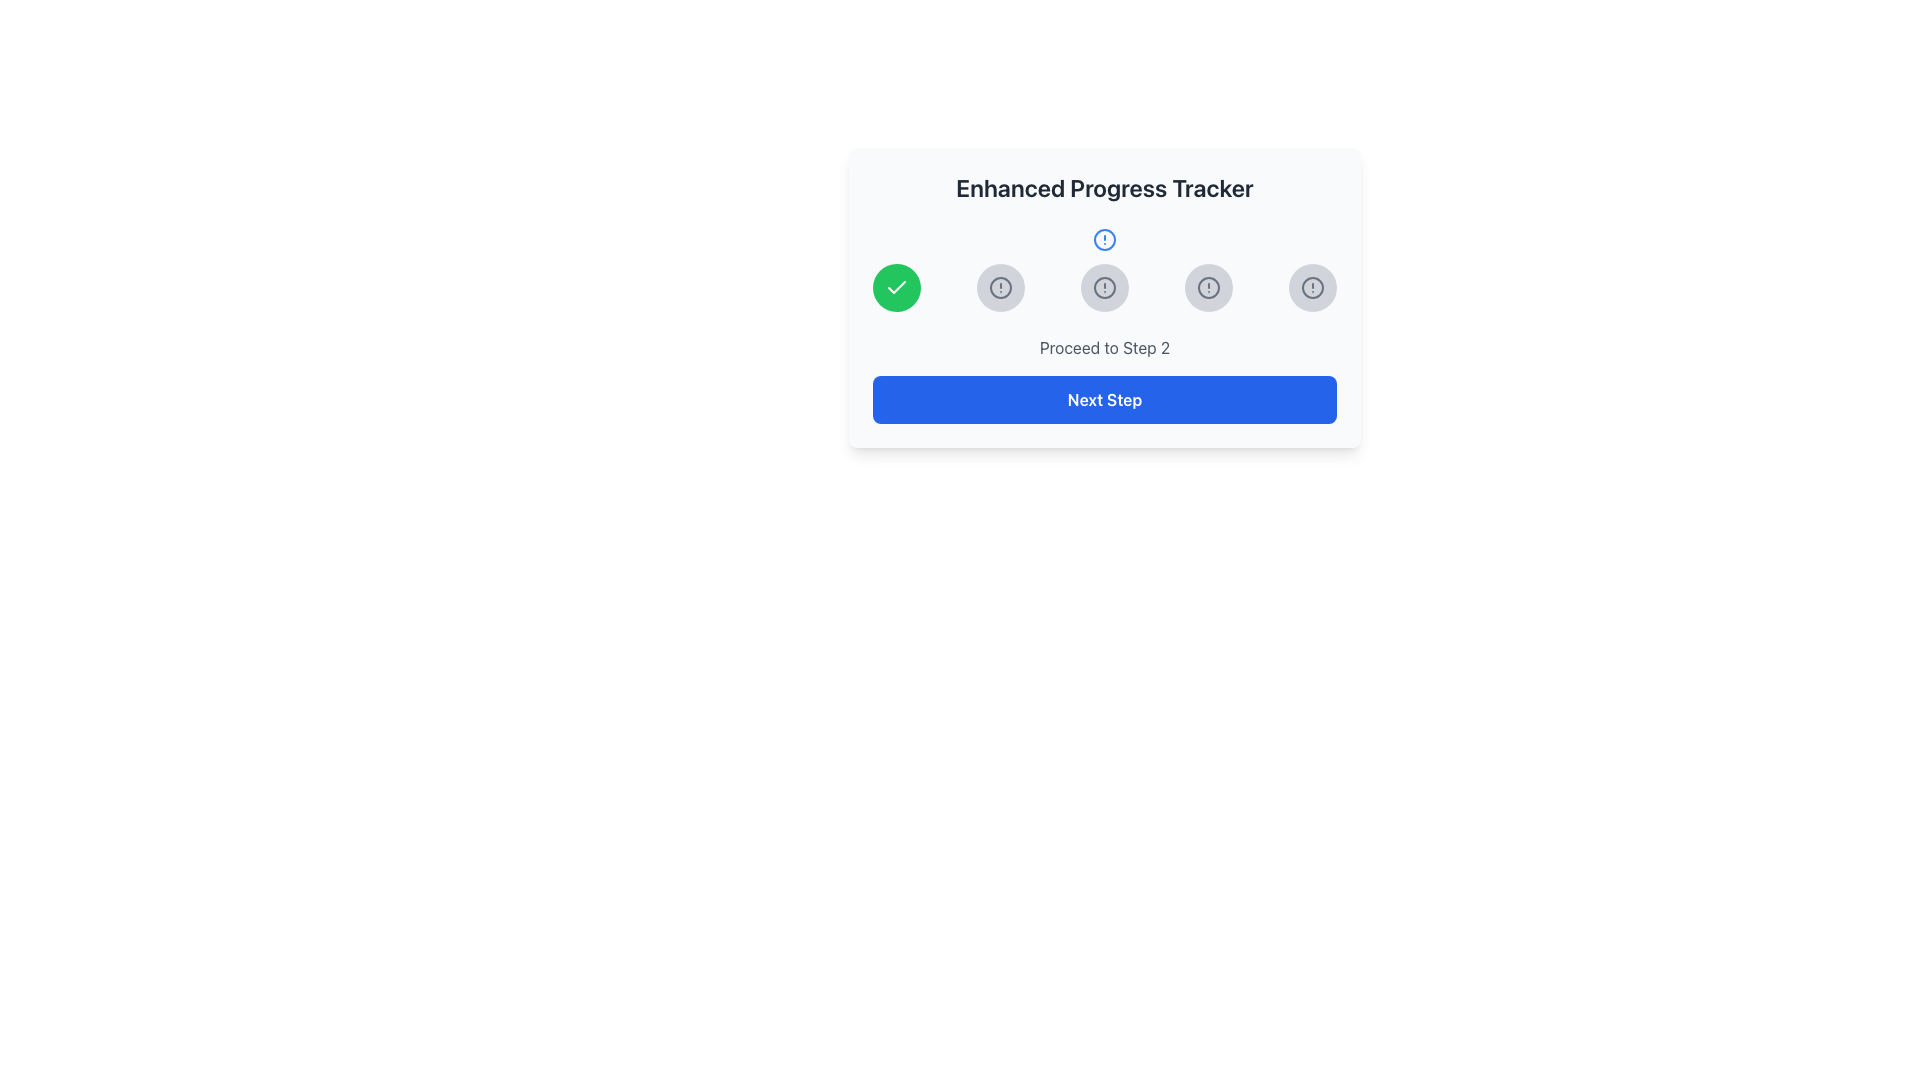 The height and width of the screenshot is (1080, 1920). What do you see at coordinates (1103, 238) in the screenshot?
I see `the status of the second circular progress indicator icon located below the 'Enhanced Progress Tracker' header` at bounding box center [1103, 238].